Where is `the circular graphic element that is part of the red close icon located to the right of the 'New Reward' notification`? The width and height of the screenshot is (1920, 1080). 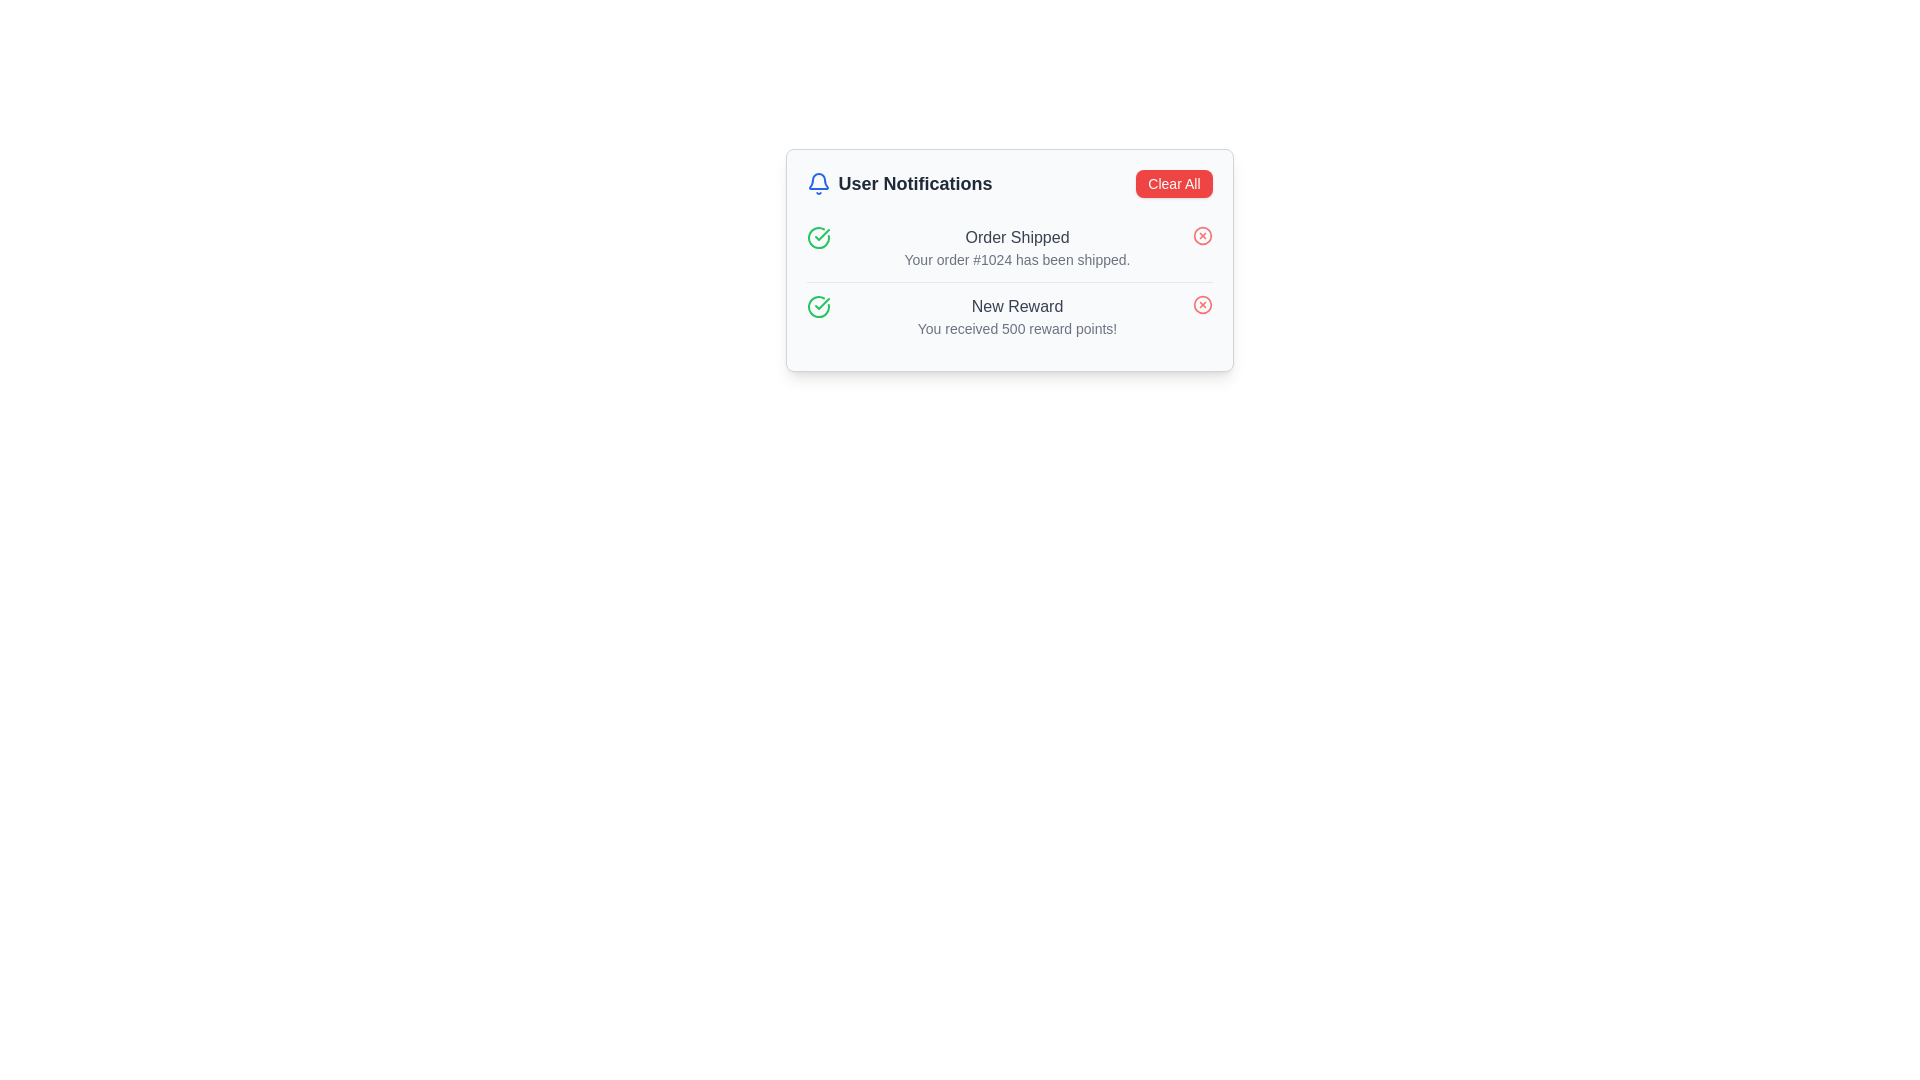
the circular graphic element that is part of the red close icon located to the right of the 'New Reward' notification is located at coordinates (1201, 304).